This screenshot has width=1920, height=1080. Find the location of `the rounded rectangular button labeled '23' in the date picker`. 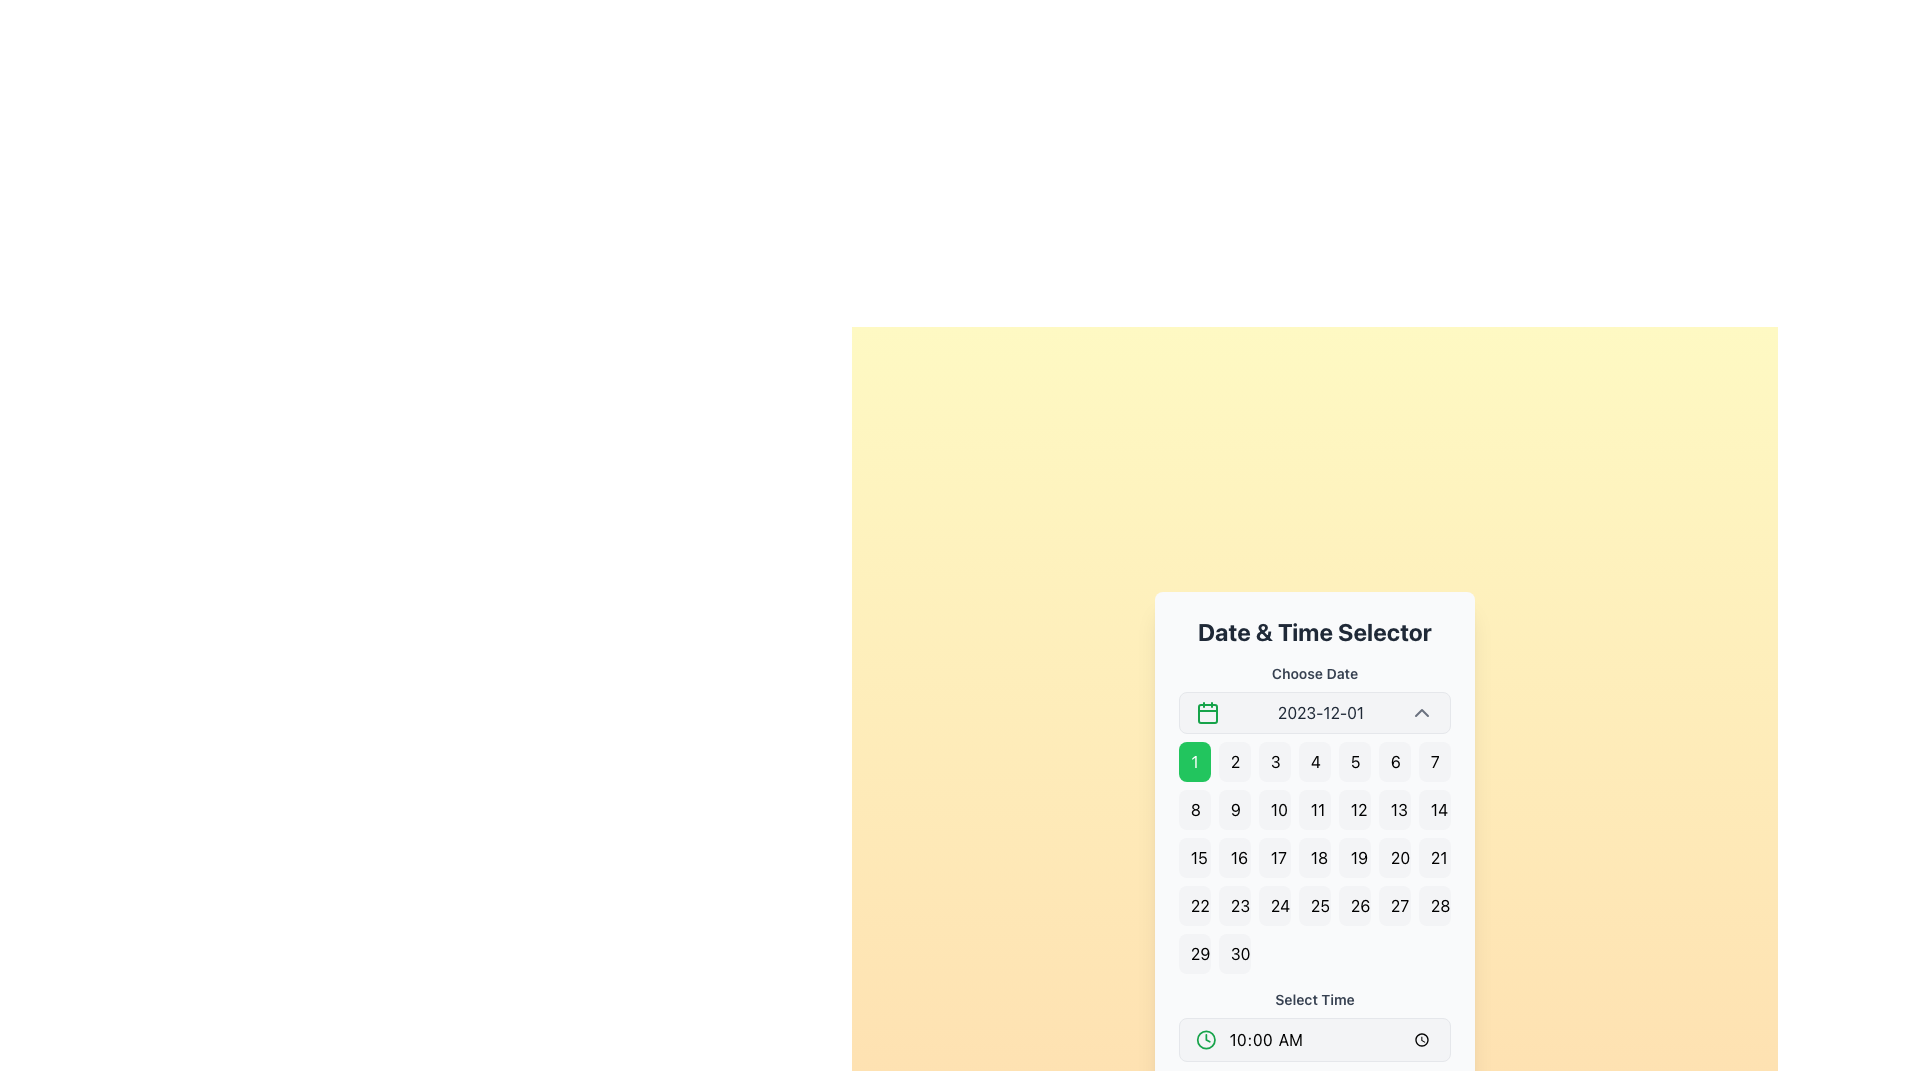

the rounded rectangular button labeled '23' in the date picker is located at coordinates (1233, 906).